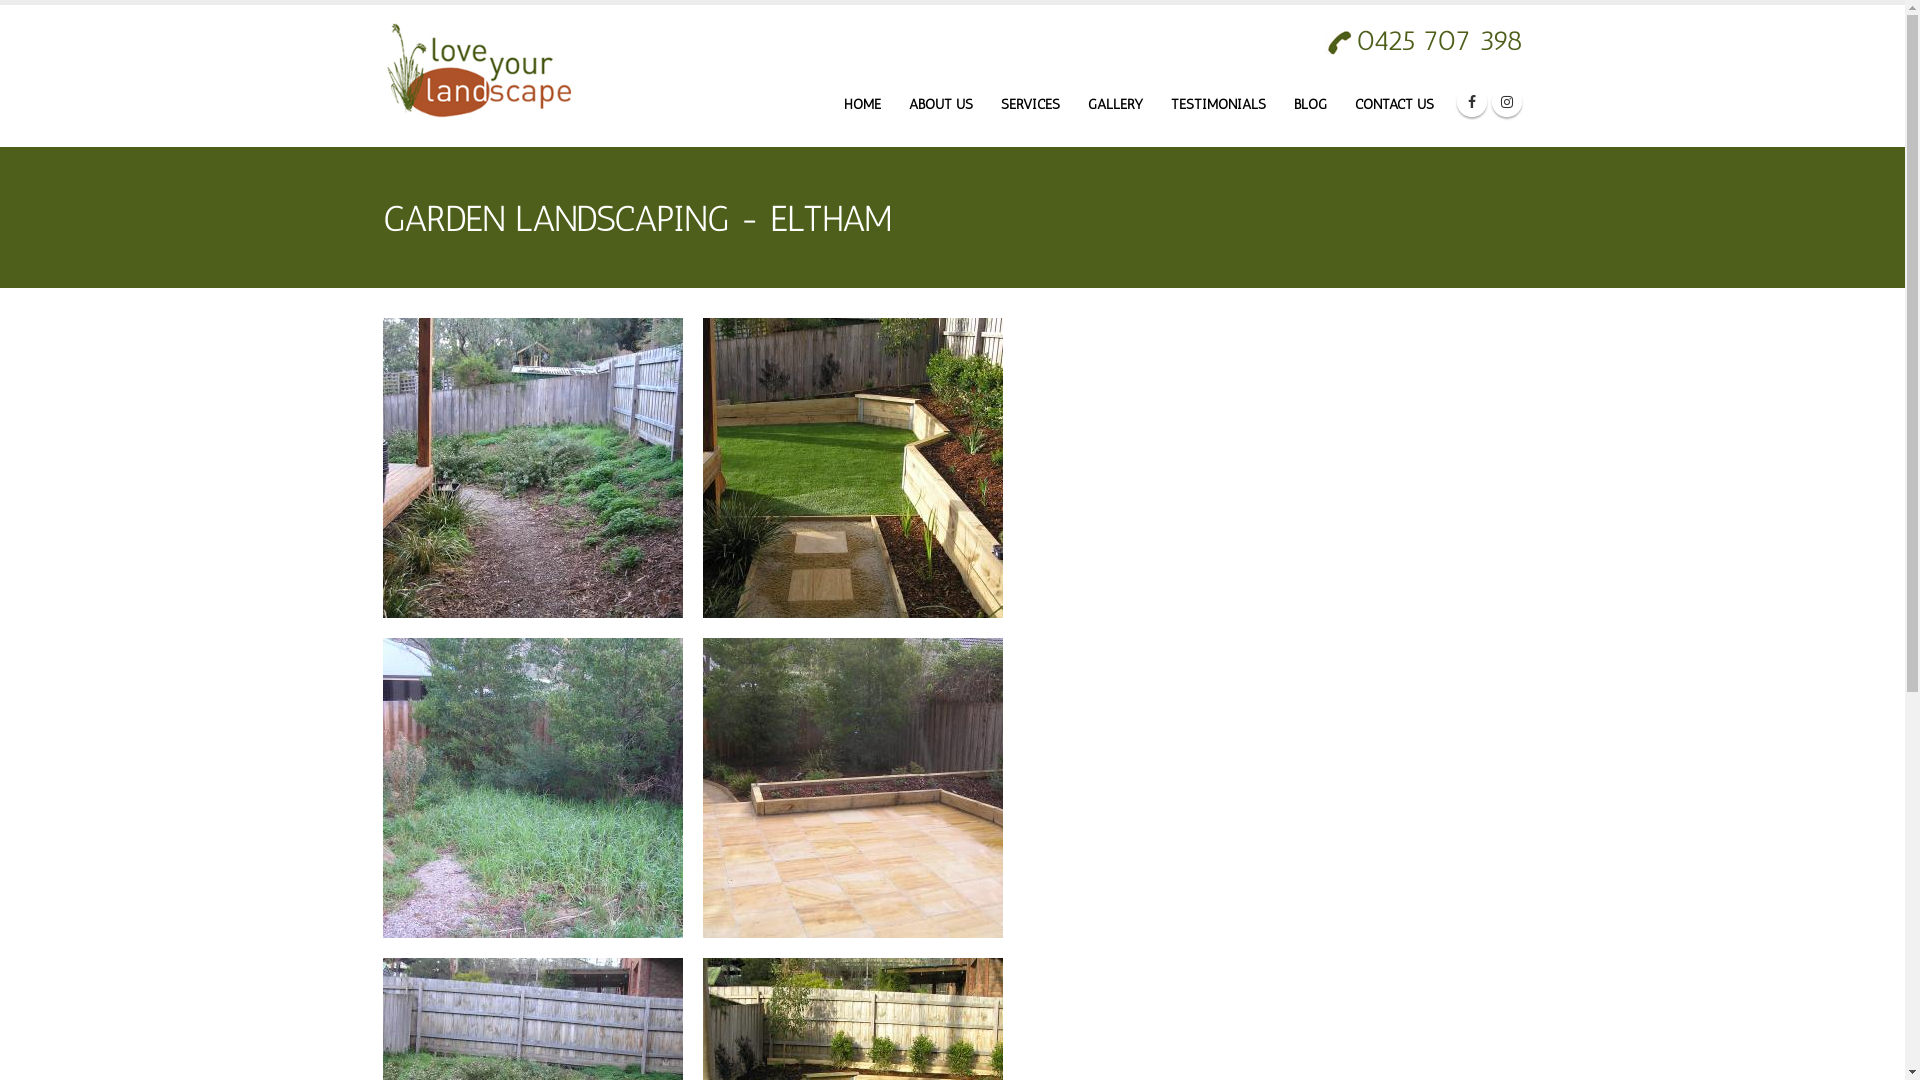 The width and height of the screenshot is (1920, 1080). What do you see at coordinates (1113, 104) in the screenshot?
I see `'GALLERY'` at bounding box center [1113, 104].